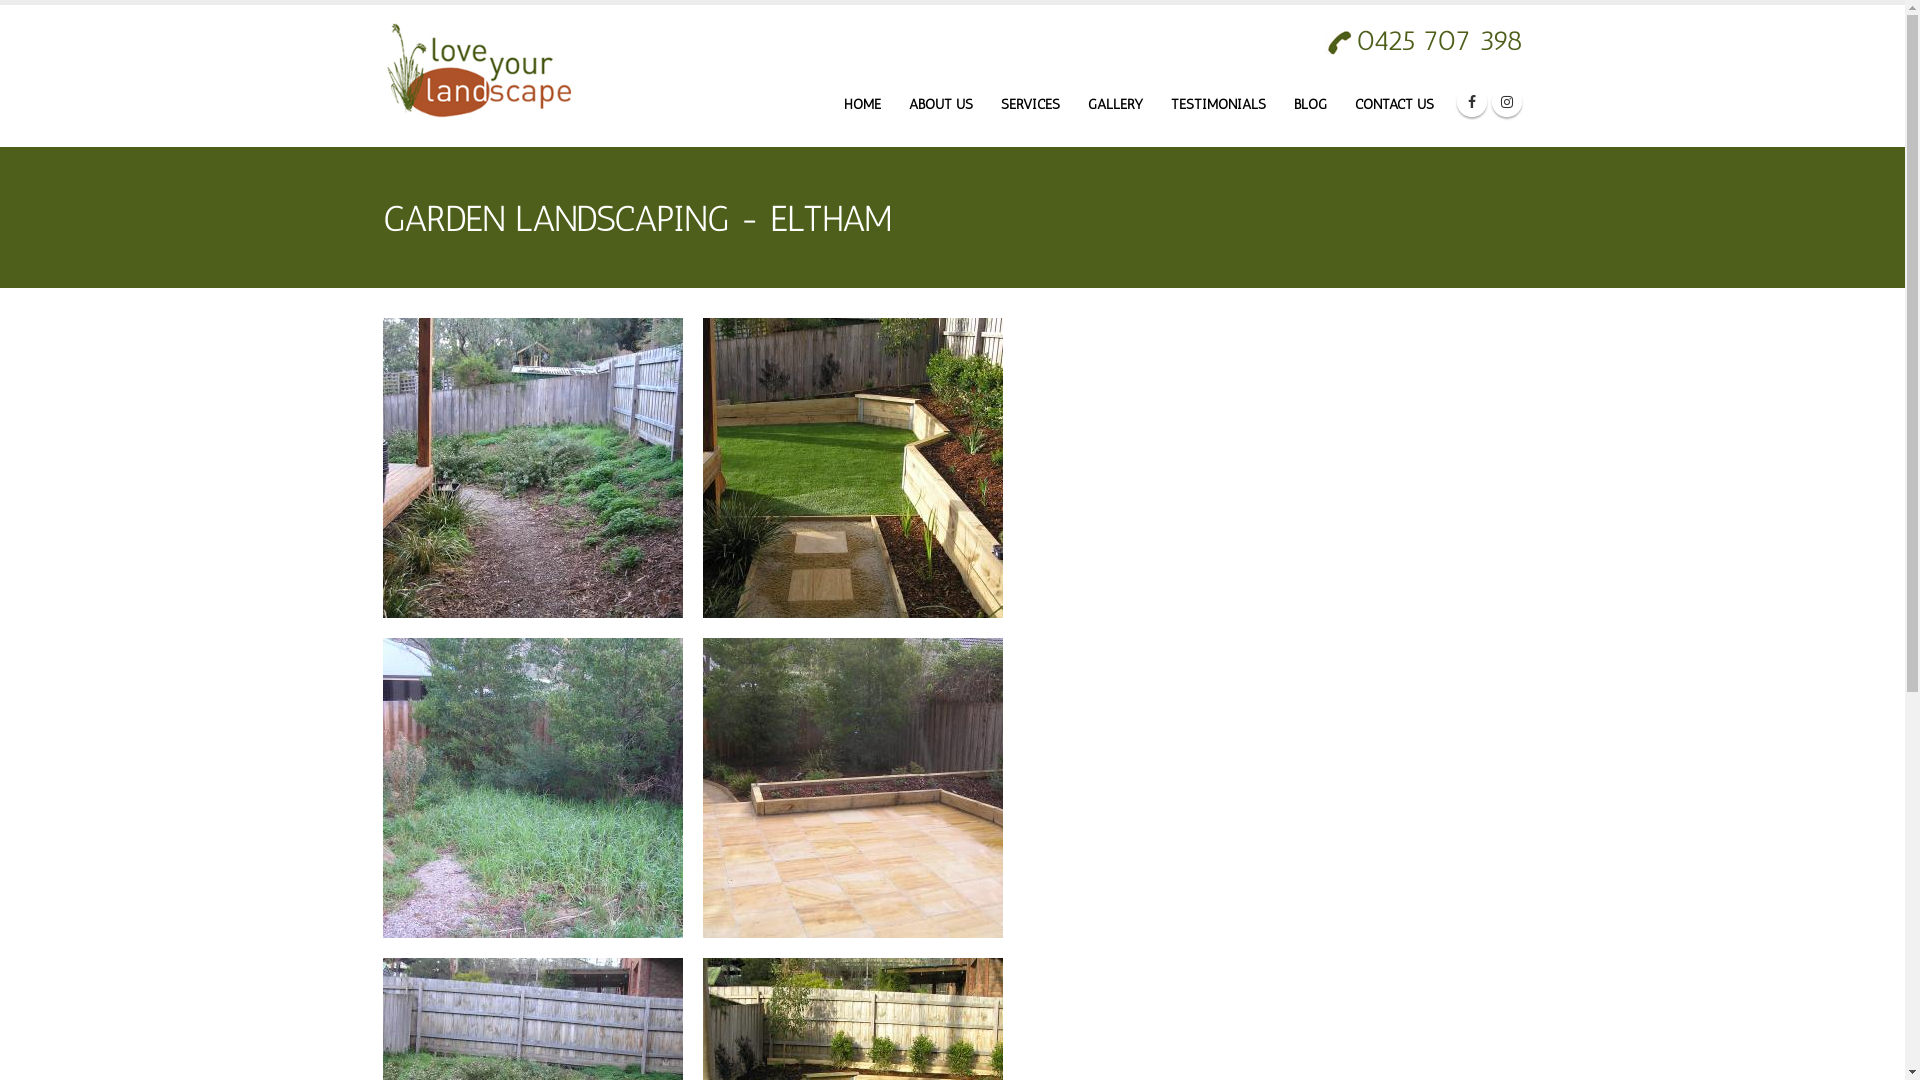 The width and height of the screenshot is (1920, 1080). What do you see at coordinates (1113, 104) in the screenshot?
I see `'GALLERY'` at bounding box center [1113, 104].